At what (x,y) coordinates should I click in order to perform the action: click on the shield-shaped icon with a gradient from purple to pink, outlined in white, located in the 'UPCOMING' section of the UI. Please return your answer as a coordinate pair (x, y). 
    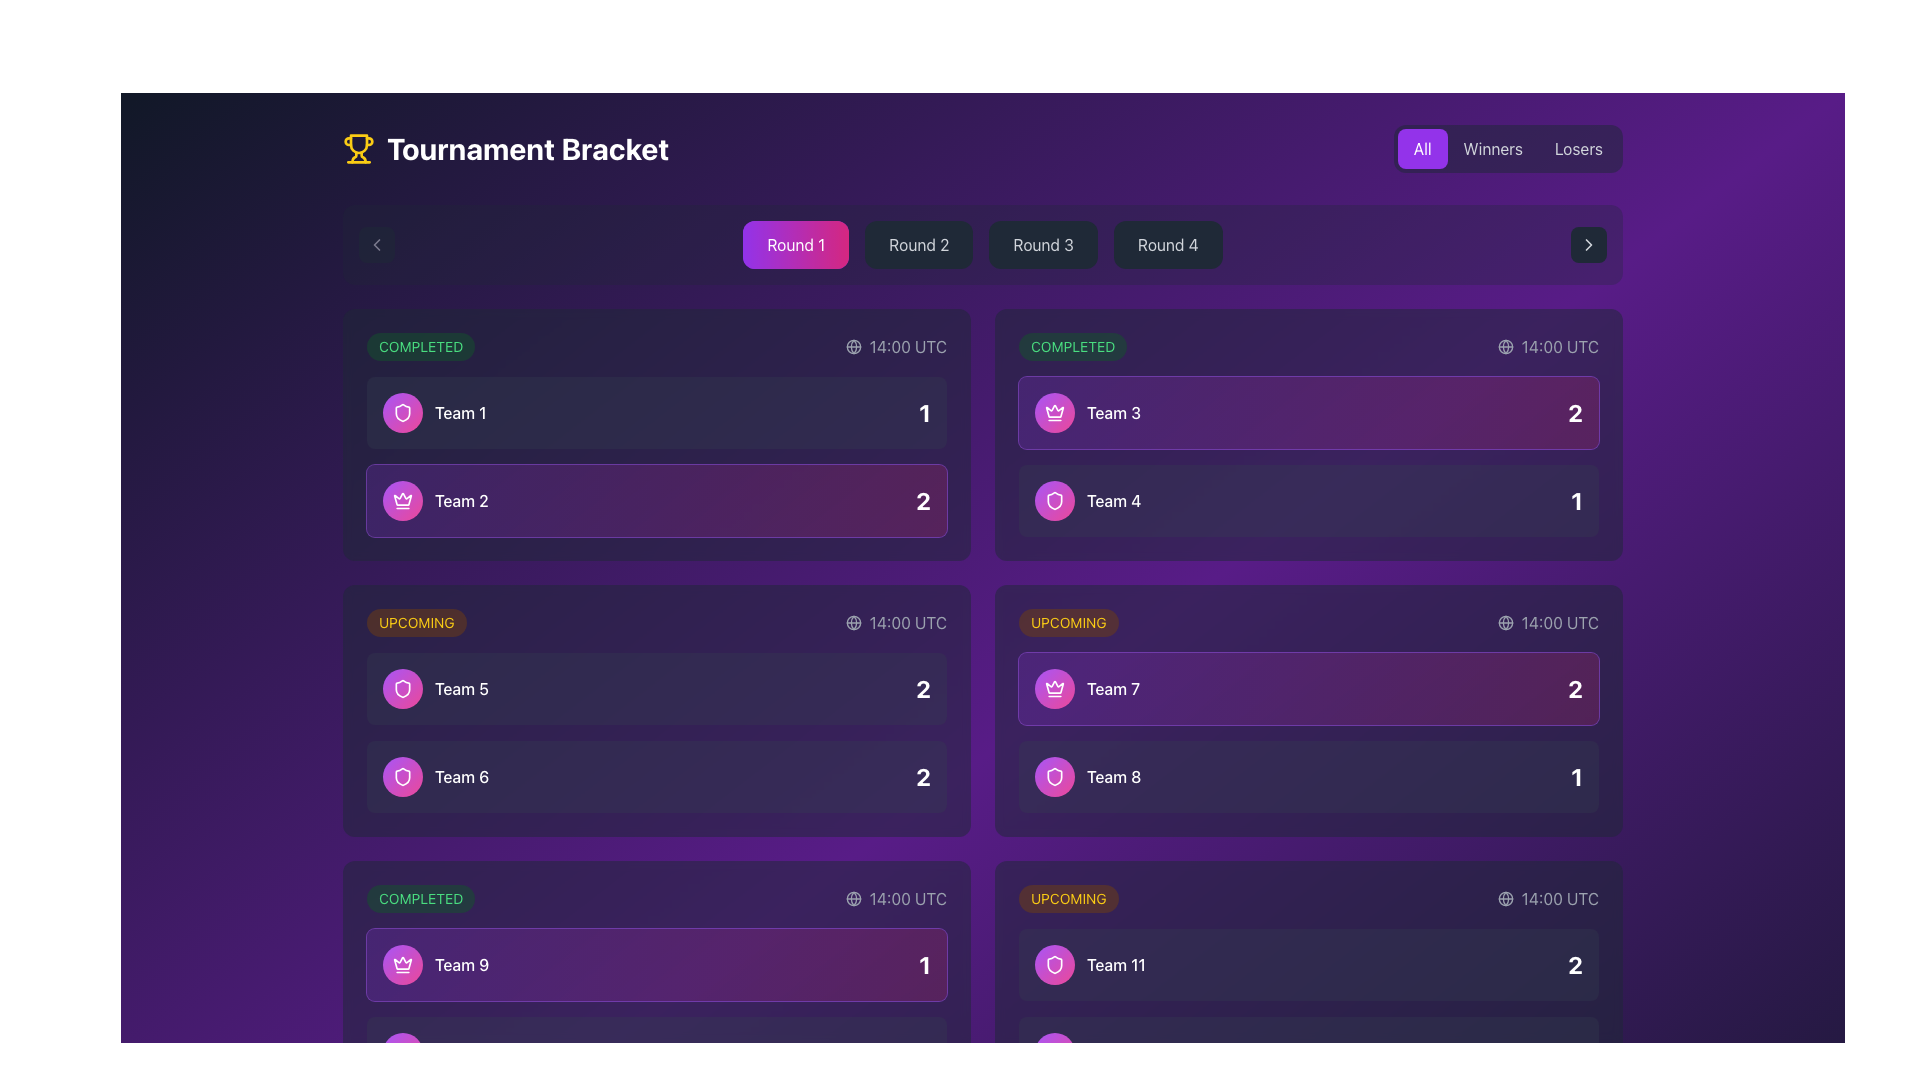
    Looking at the image, I should click on (402, 411).